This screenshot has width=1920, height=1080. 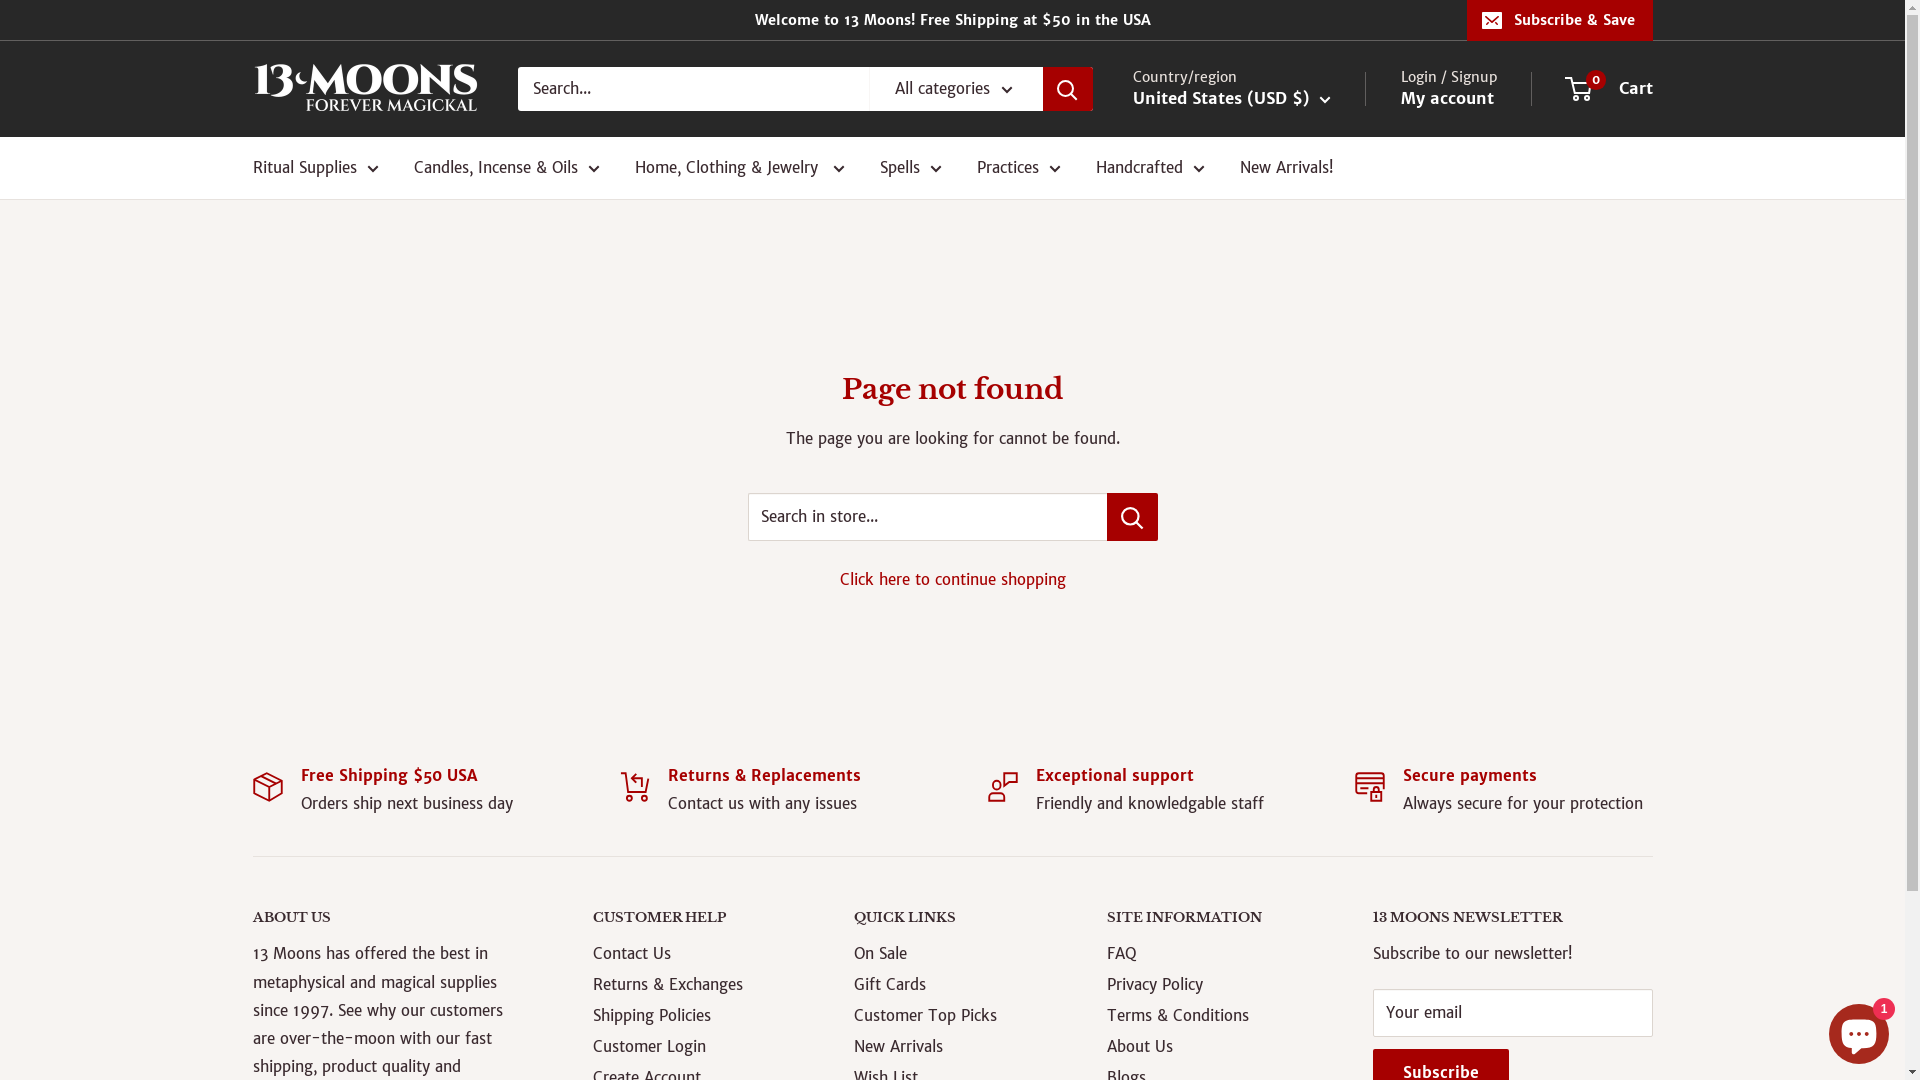 What do you see at coordinates (1203, 983) in the screenshot?
I see `'Privacy Policy'` at bounding box center [1203, 983].